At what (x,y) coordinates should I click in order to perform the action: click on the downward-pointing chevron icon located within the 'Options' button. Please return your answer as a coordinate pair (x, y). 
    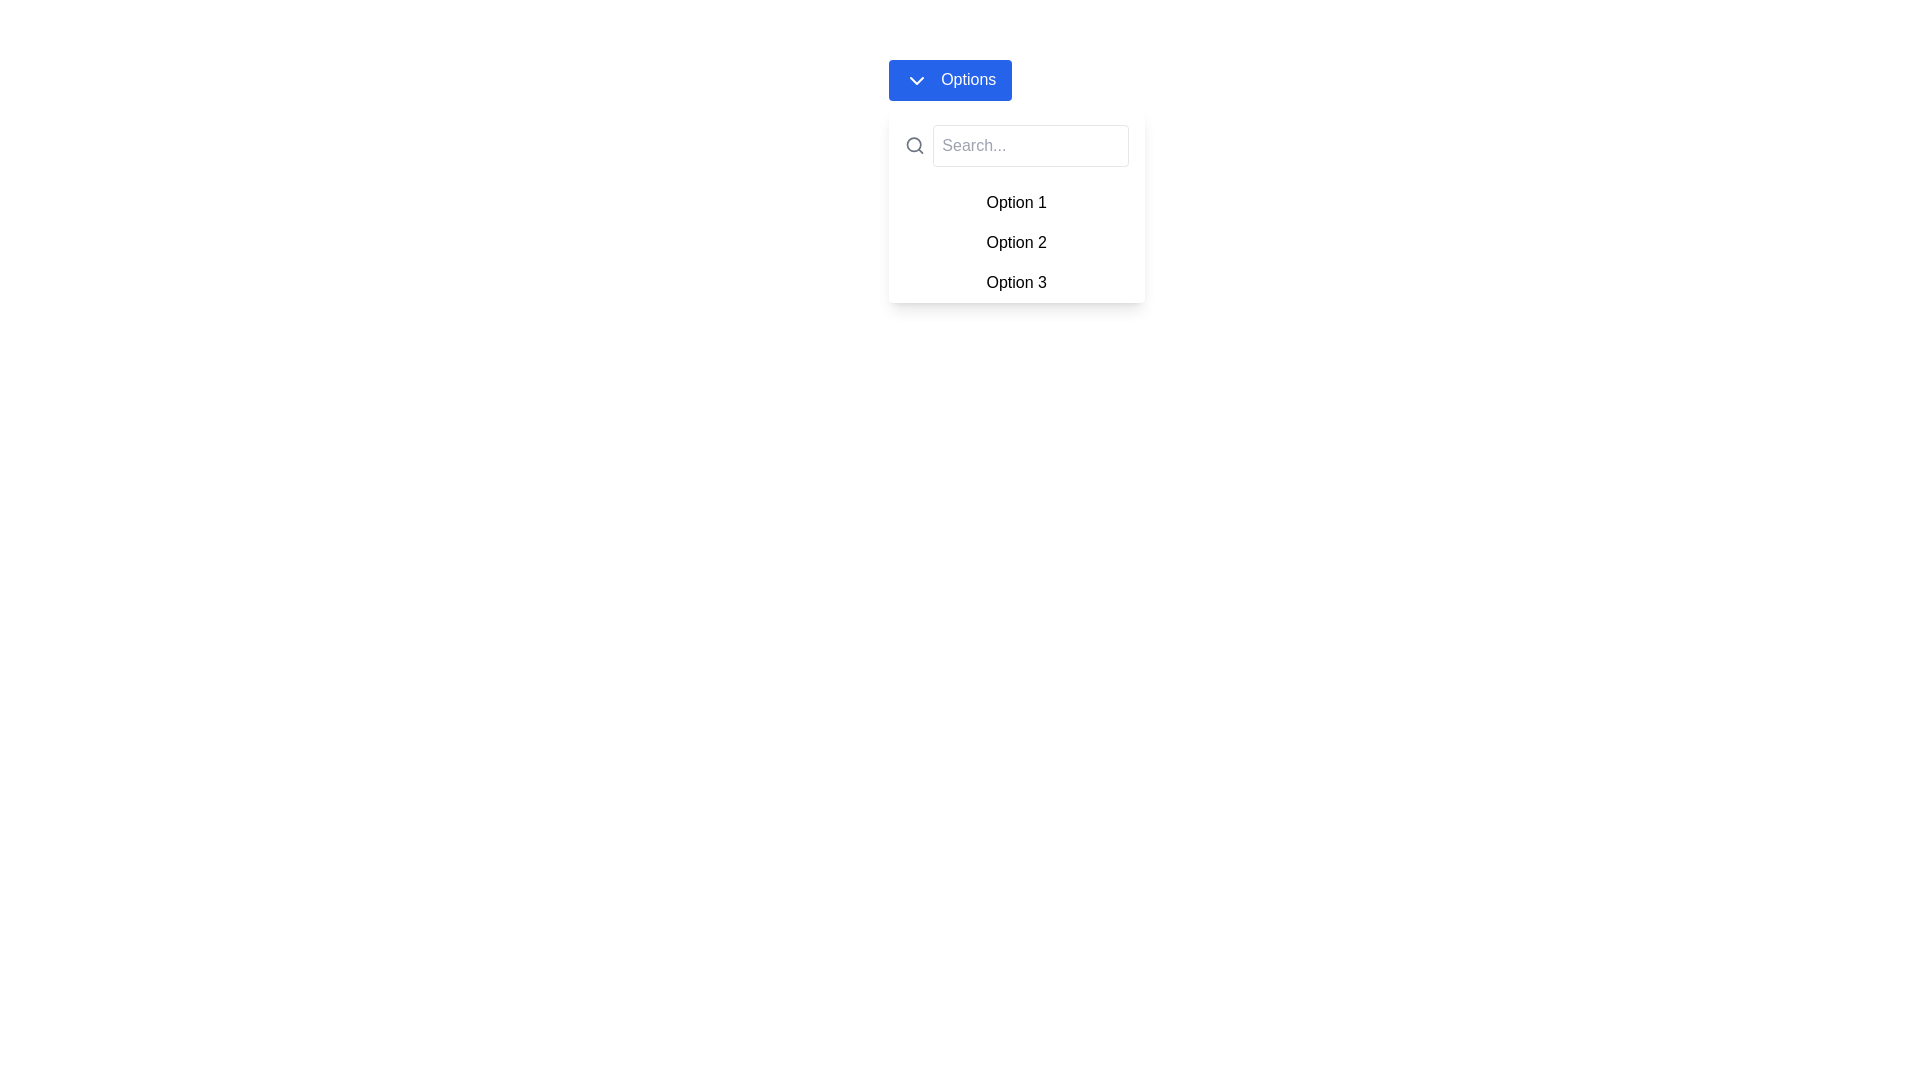
    Looking at the image, I should click on (915, 79).